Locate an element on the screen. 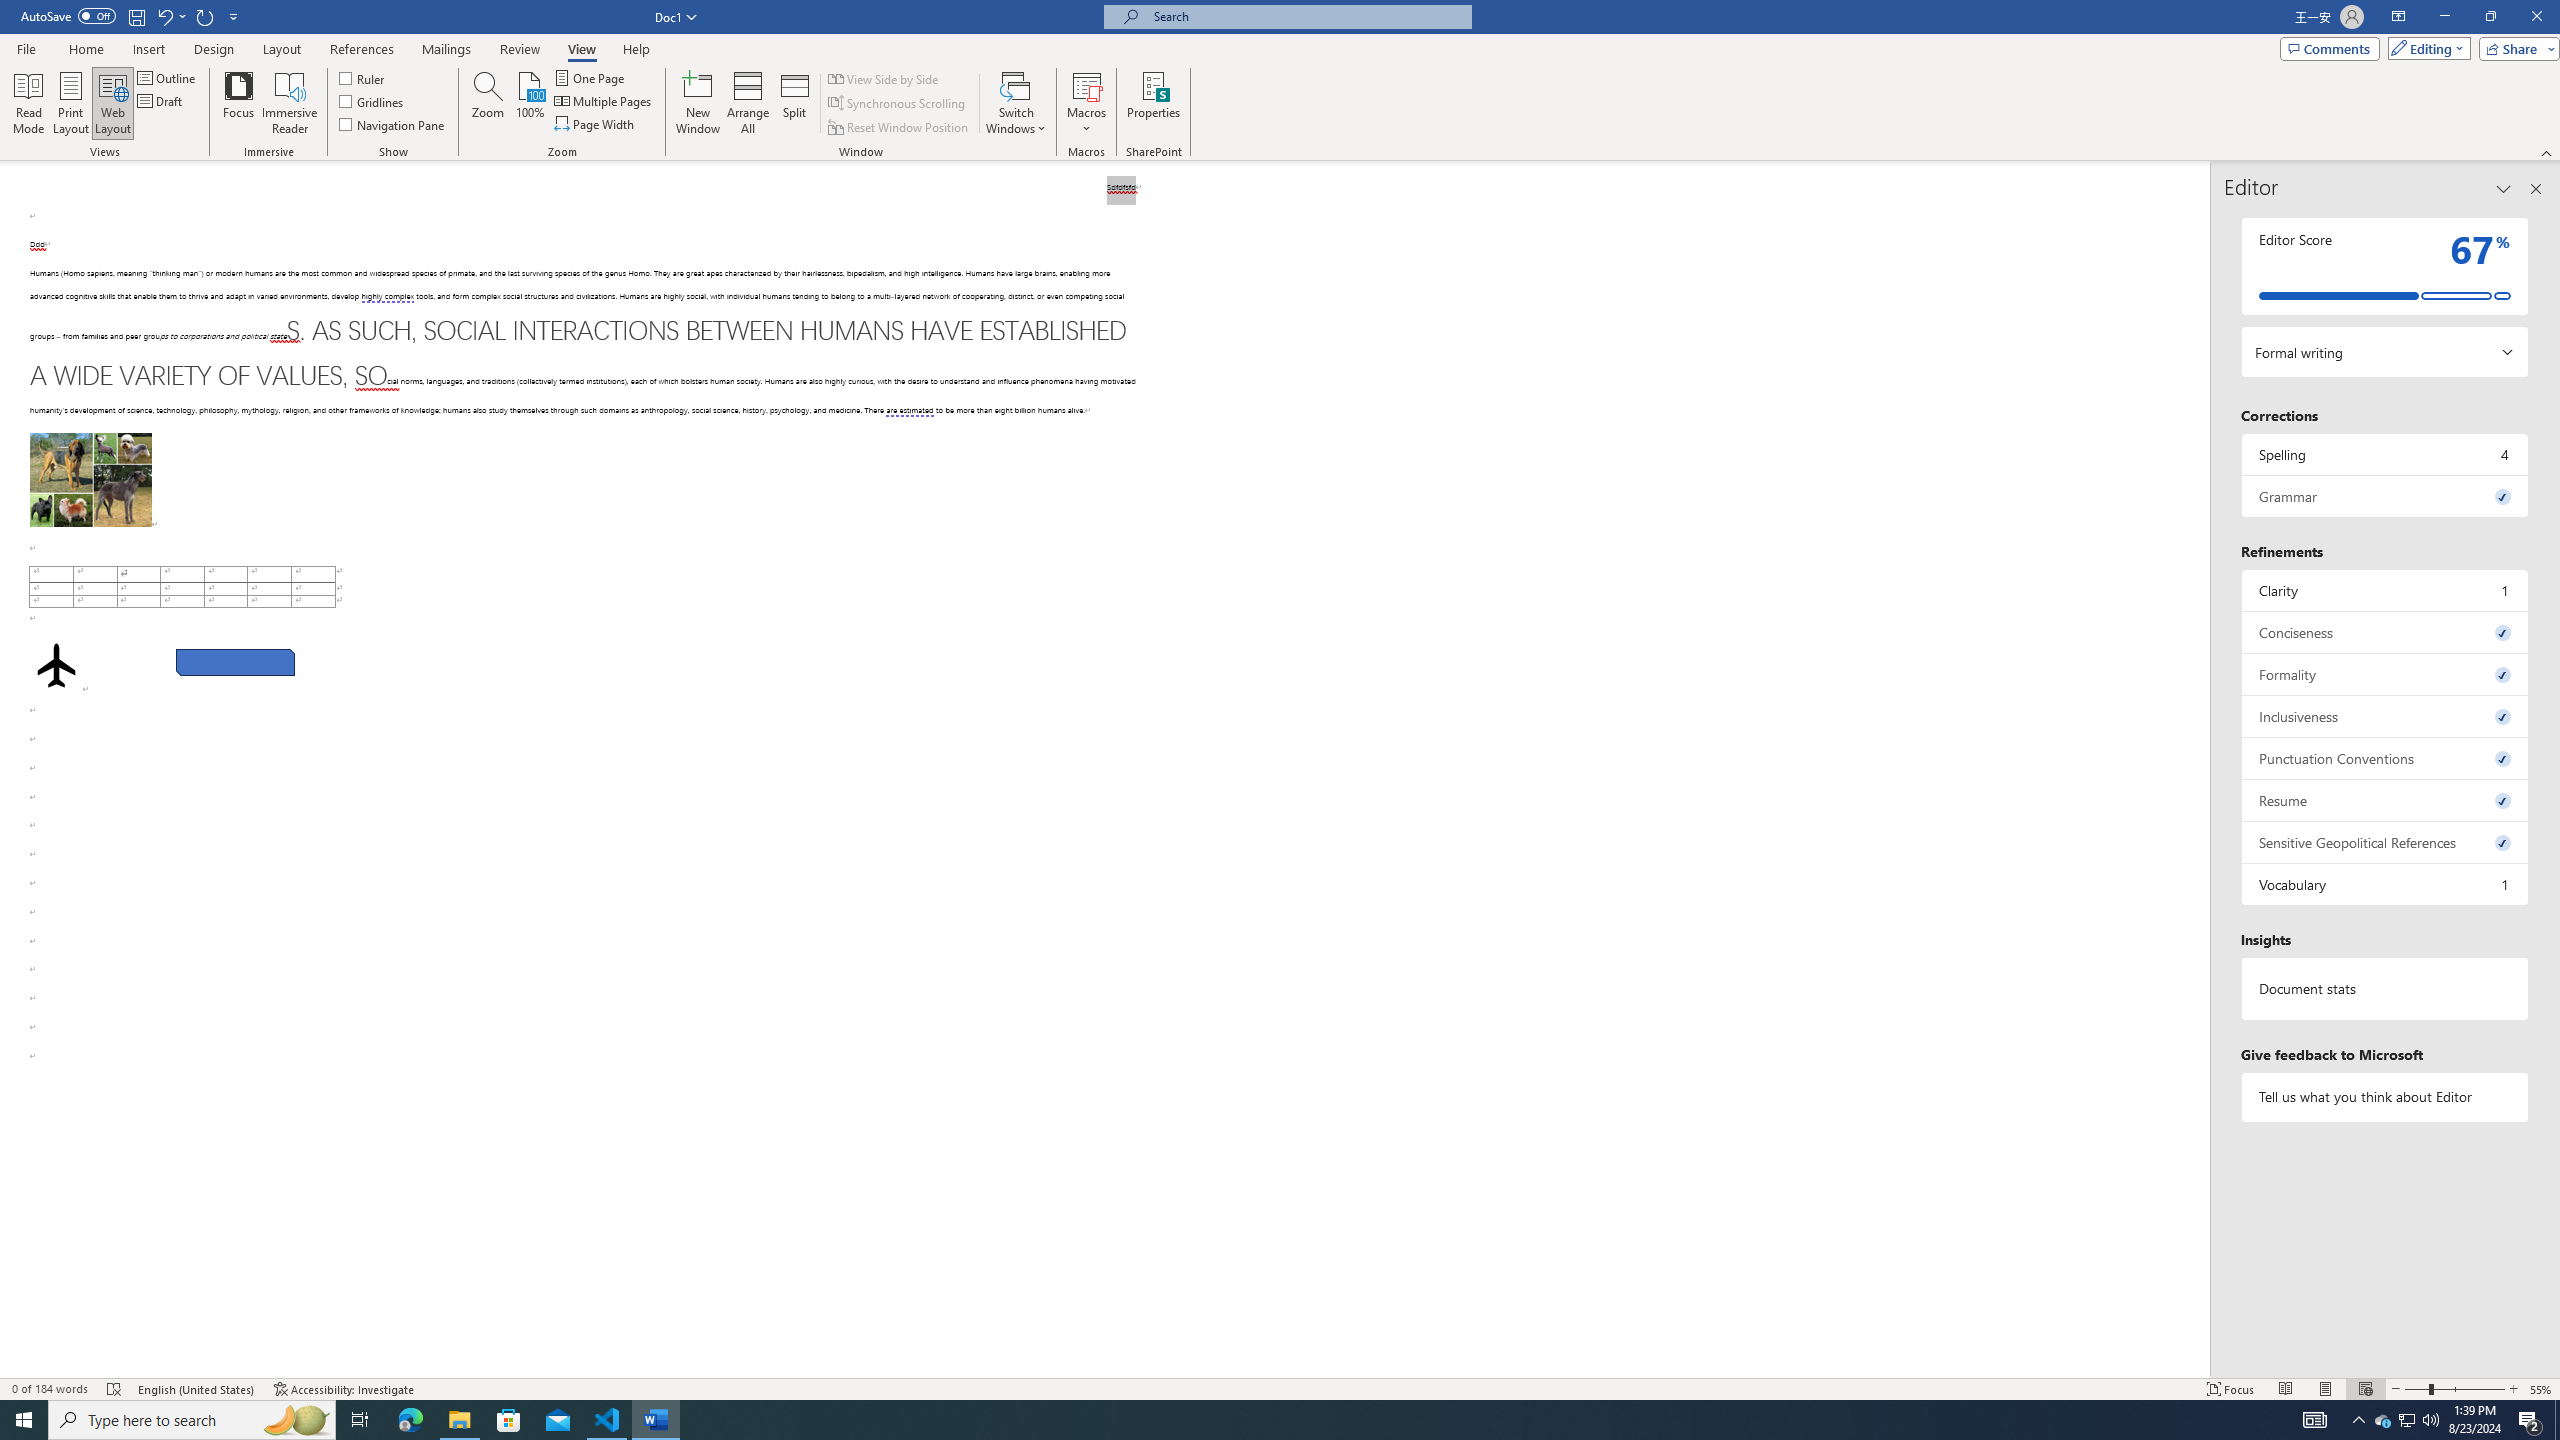 This screenshot has width=2560, height=1440. 'Tell us what you think about Editor' is located at coordinates (2384, 1096).